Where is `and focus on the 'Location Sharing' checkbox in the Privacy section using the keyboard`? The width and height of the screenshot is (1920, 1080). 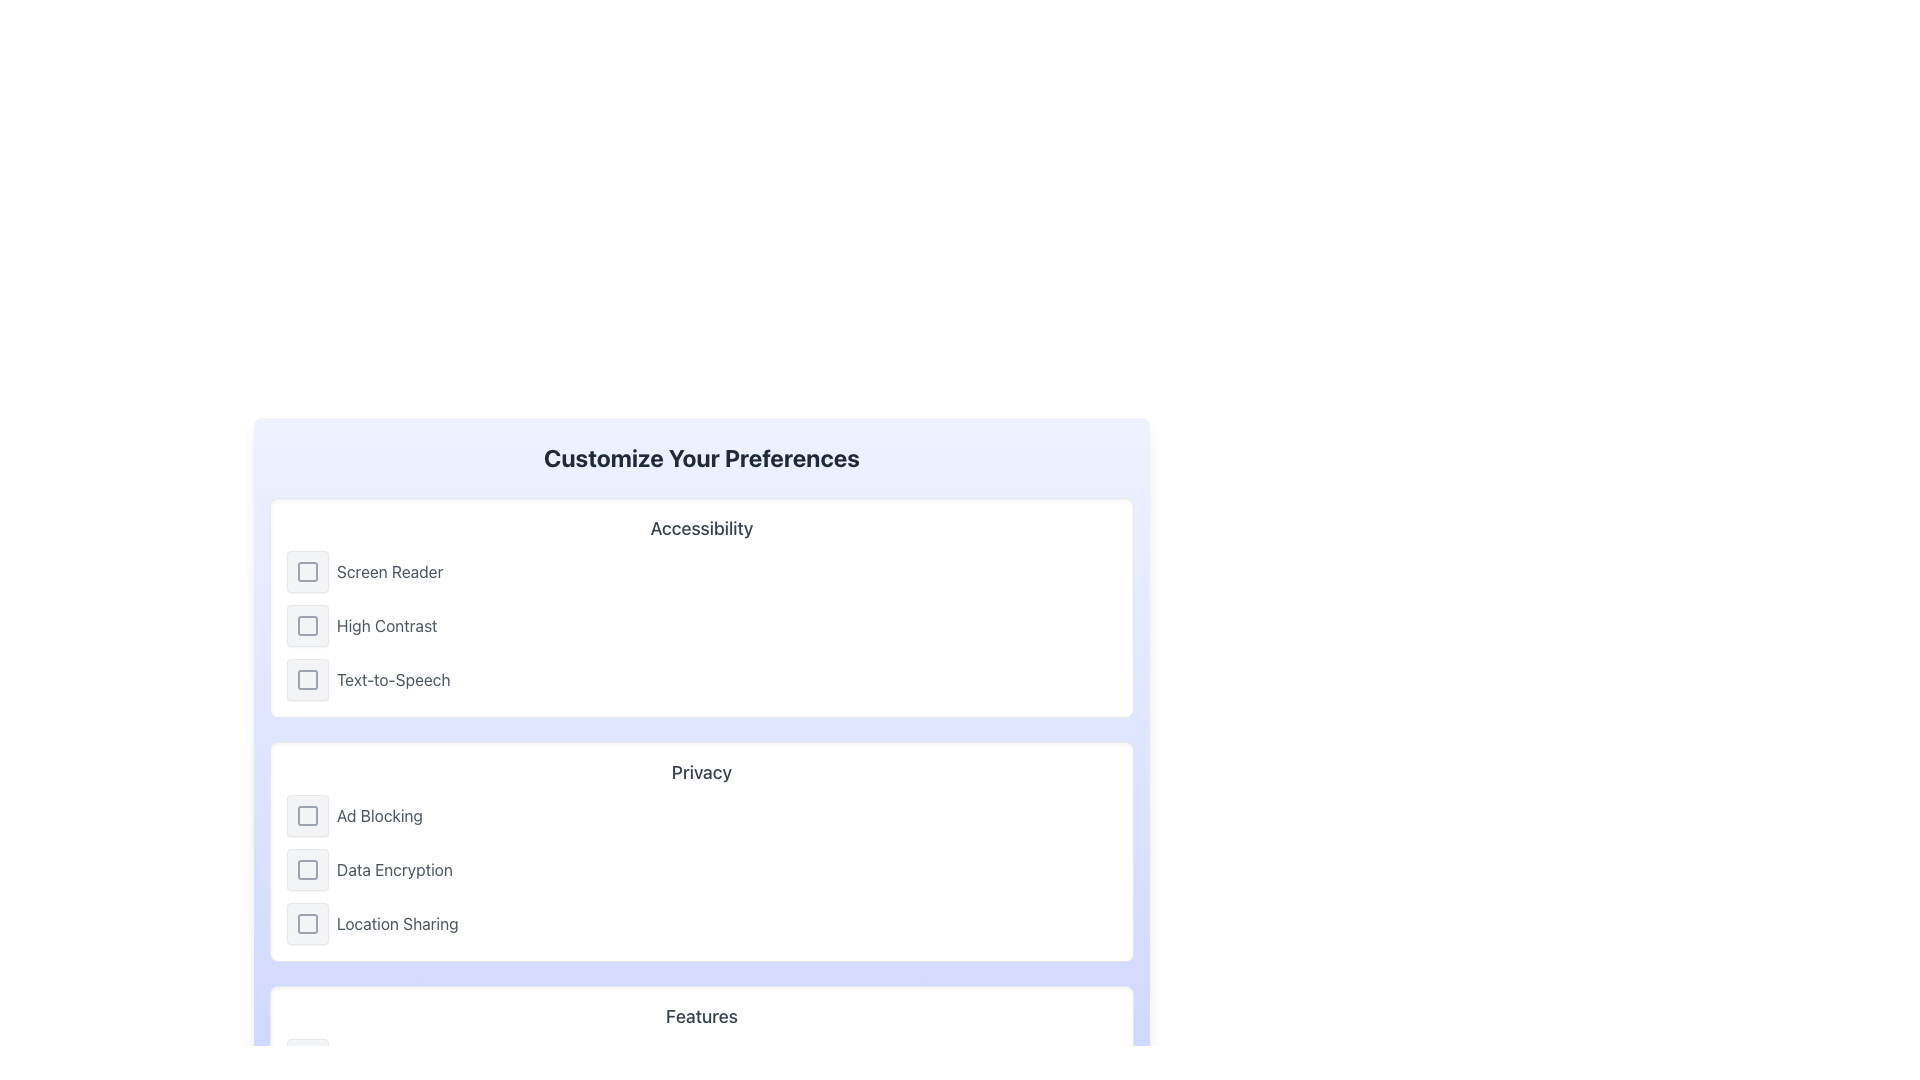 and focus on the 'Location Sharing' checkbox in the Privacy section using the keyboard is located at coordinates (306, 924).